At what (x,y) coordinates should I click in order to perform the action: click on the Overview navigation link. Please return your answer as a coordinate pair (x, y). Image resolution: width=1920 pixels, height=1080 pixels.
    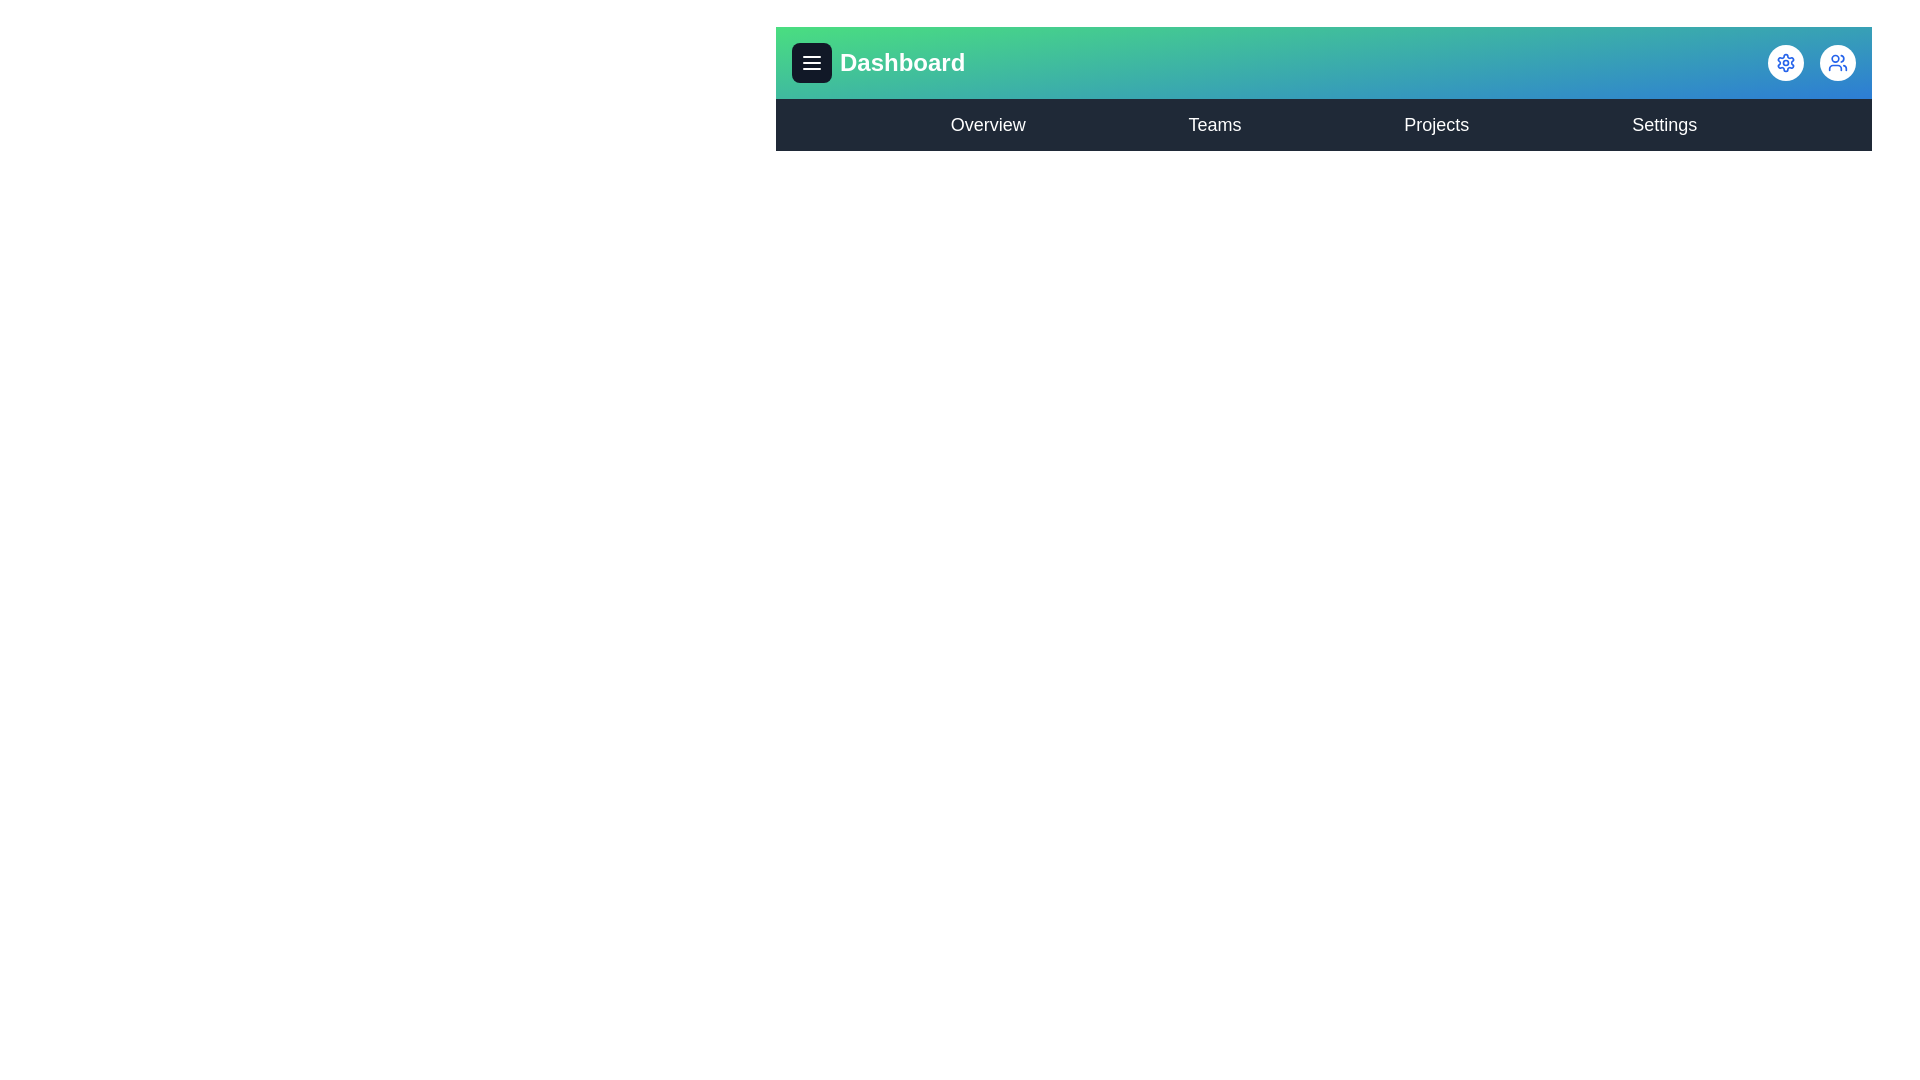
    Looking at the image, I should click on (988, 124).